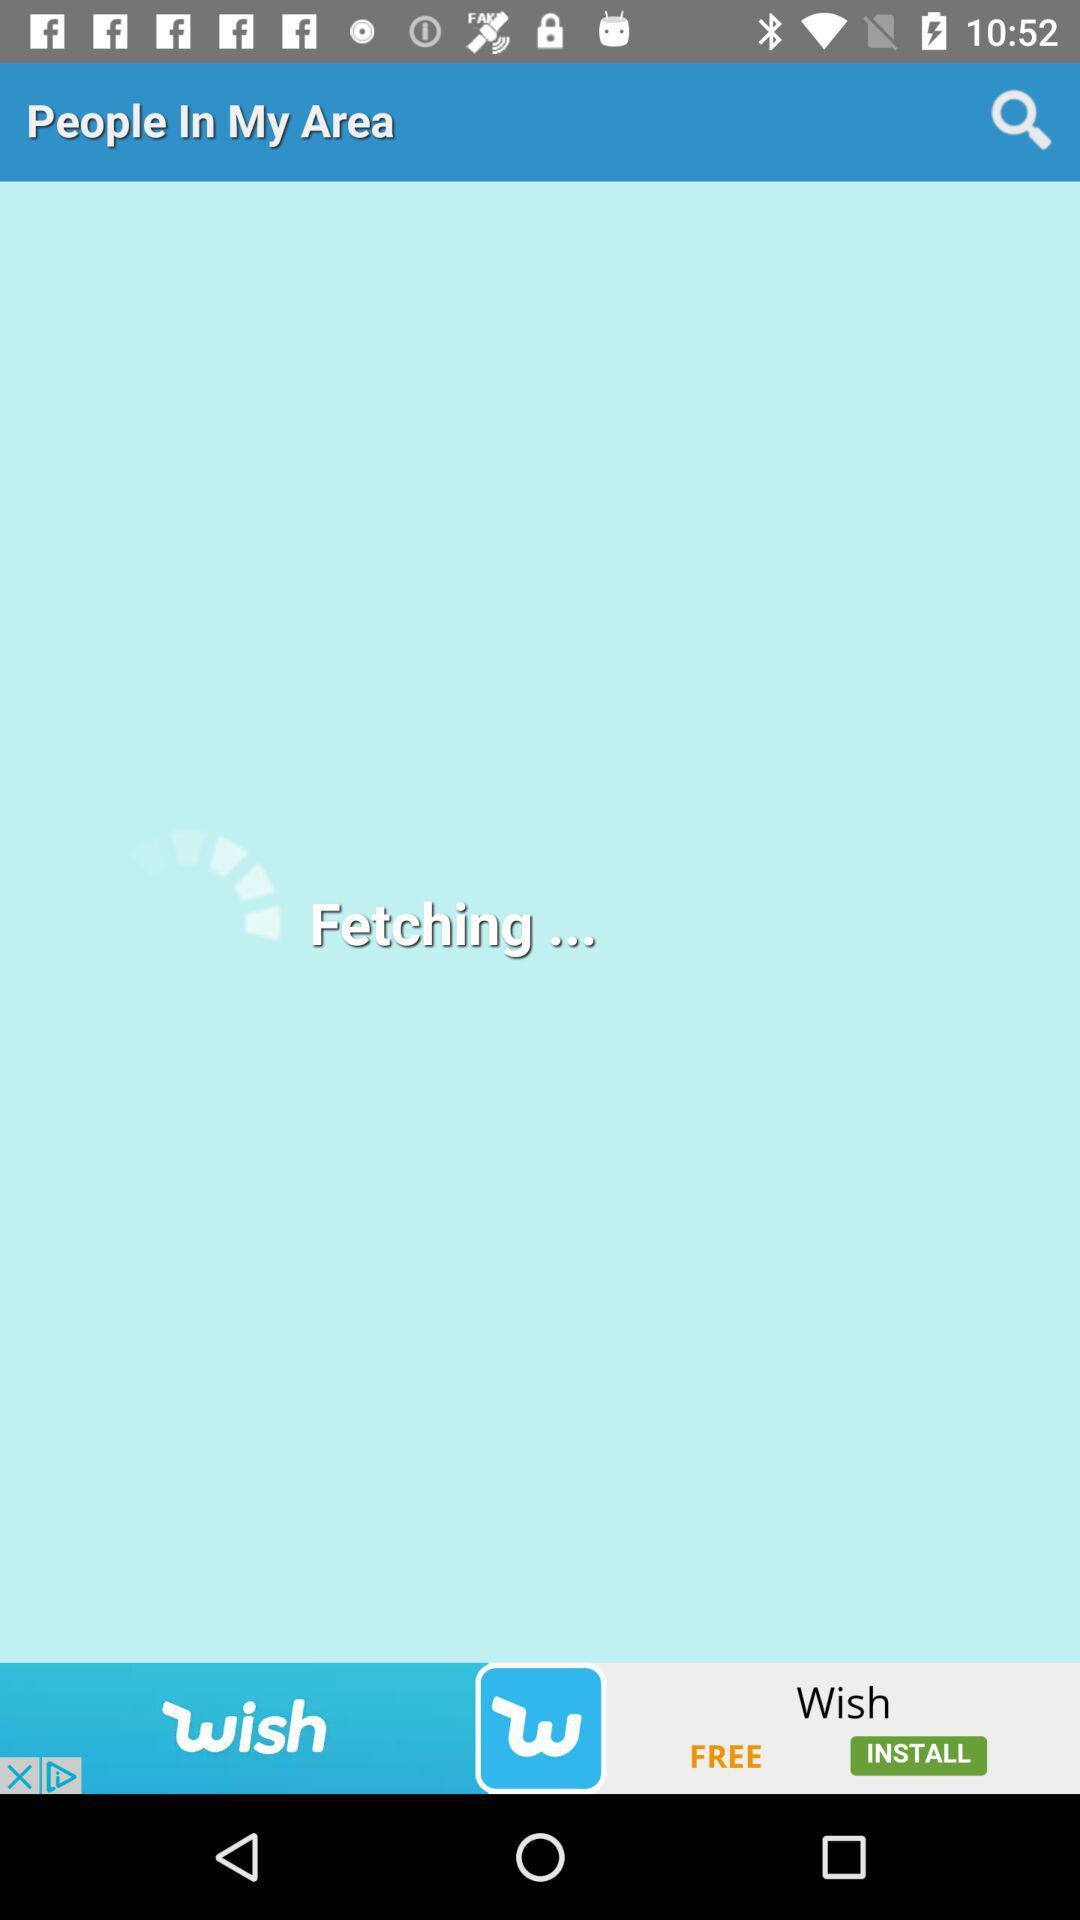 Image resolution: width=1080 pixels, height=1920 pixels. I want to click on search button, so click(1021, 120).